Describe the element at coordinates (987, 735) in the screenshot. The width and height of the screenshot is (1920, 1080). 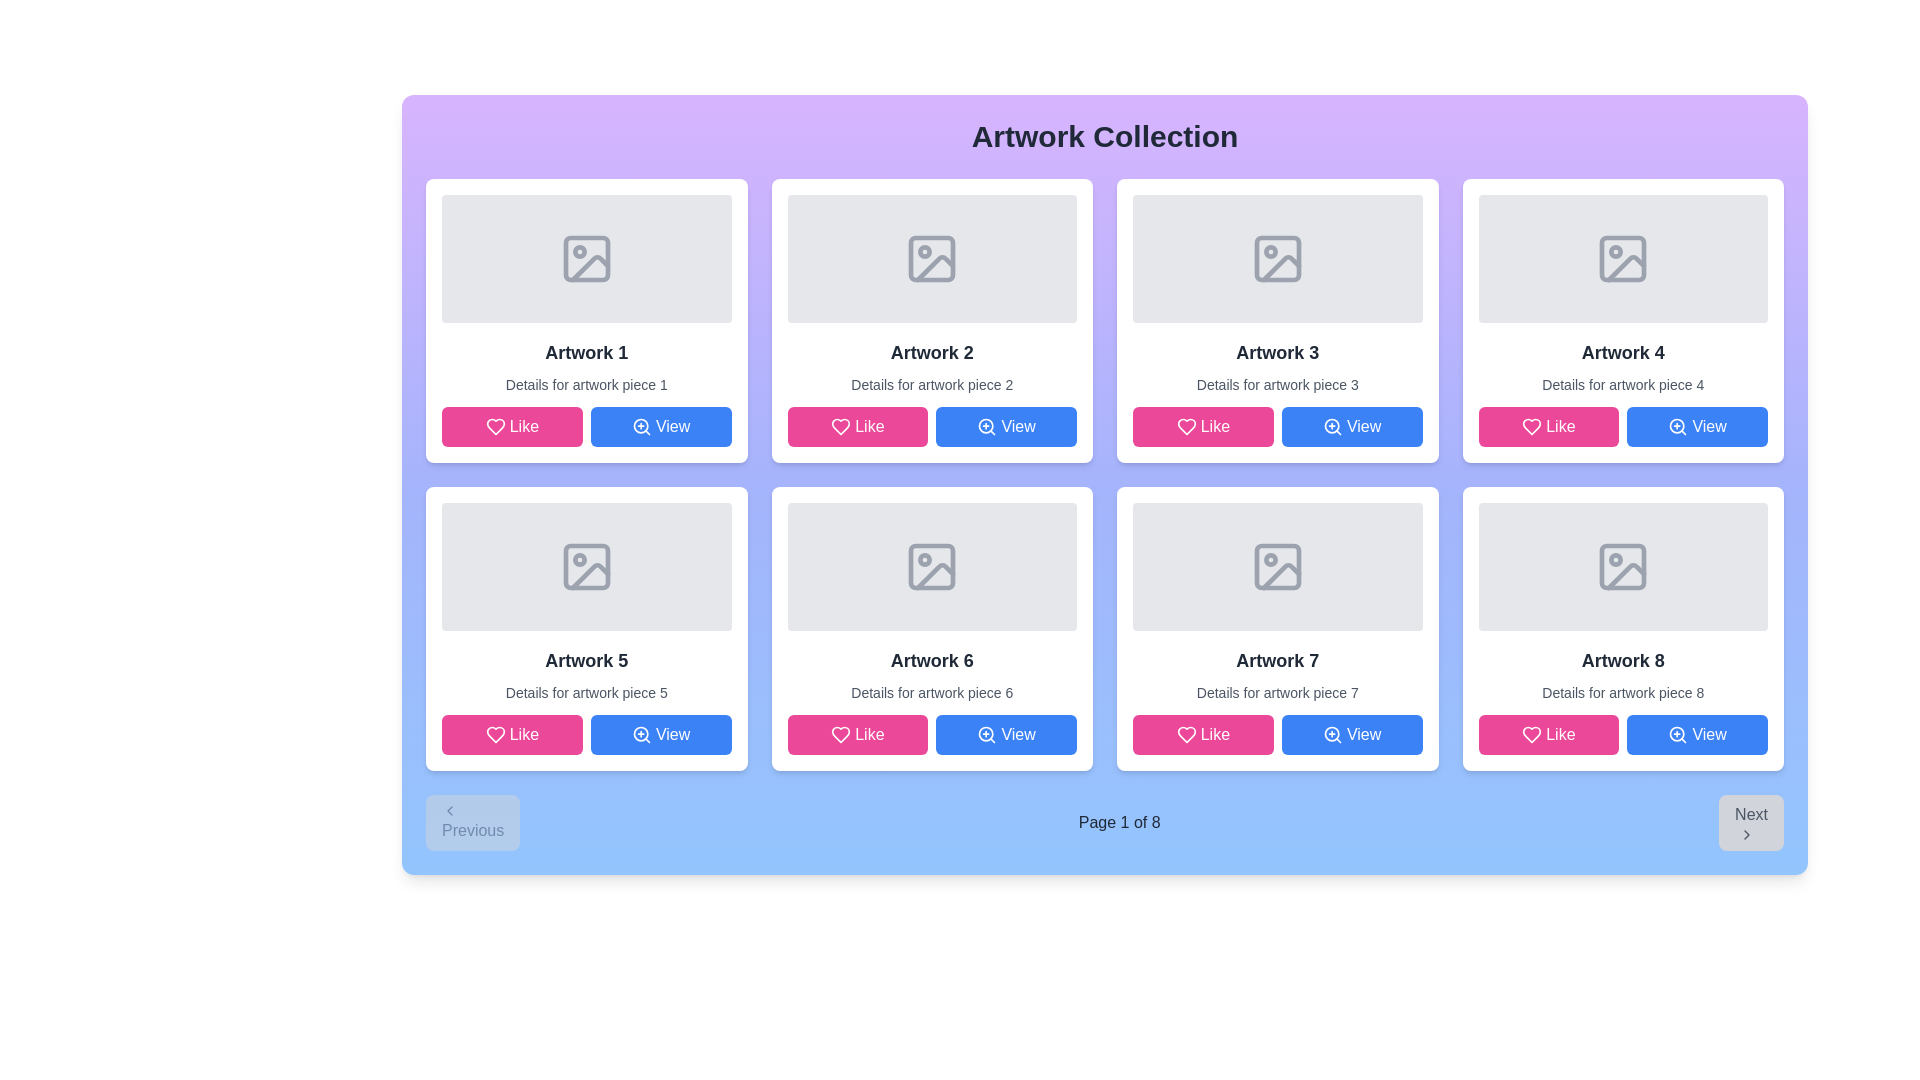
I see `the magnifying glass icon with a plus sign inside, located within the 'View' button below the 'Artwork 6' card` at that location.